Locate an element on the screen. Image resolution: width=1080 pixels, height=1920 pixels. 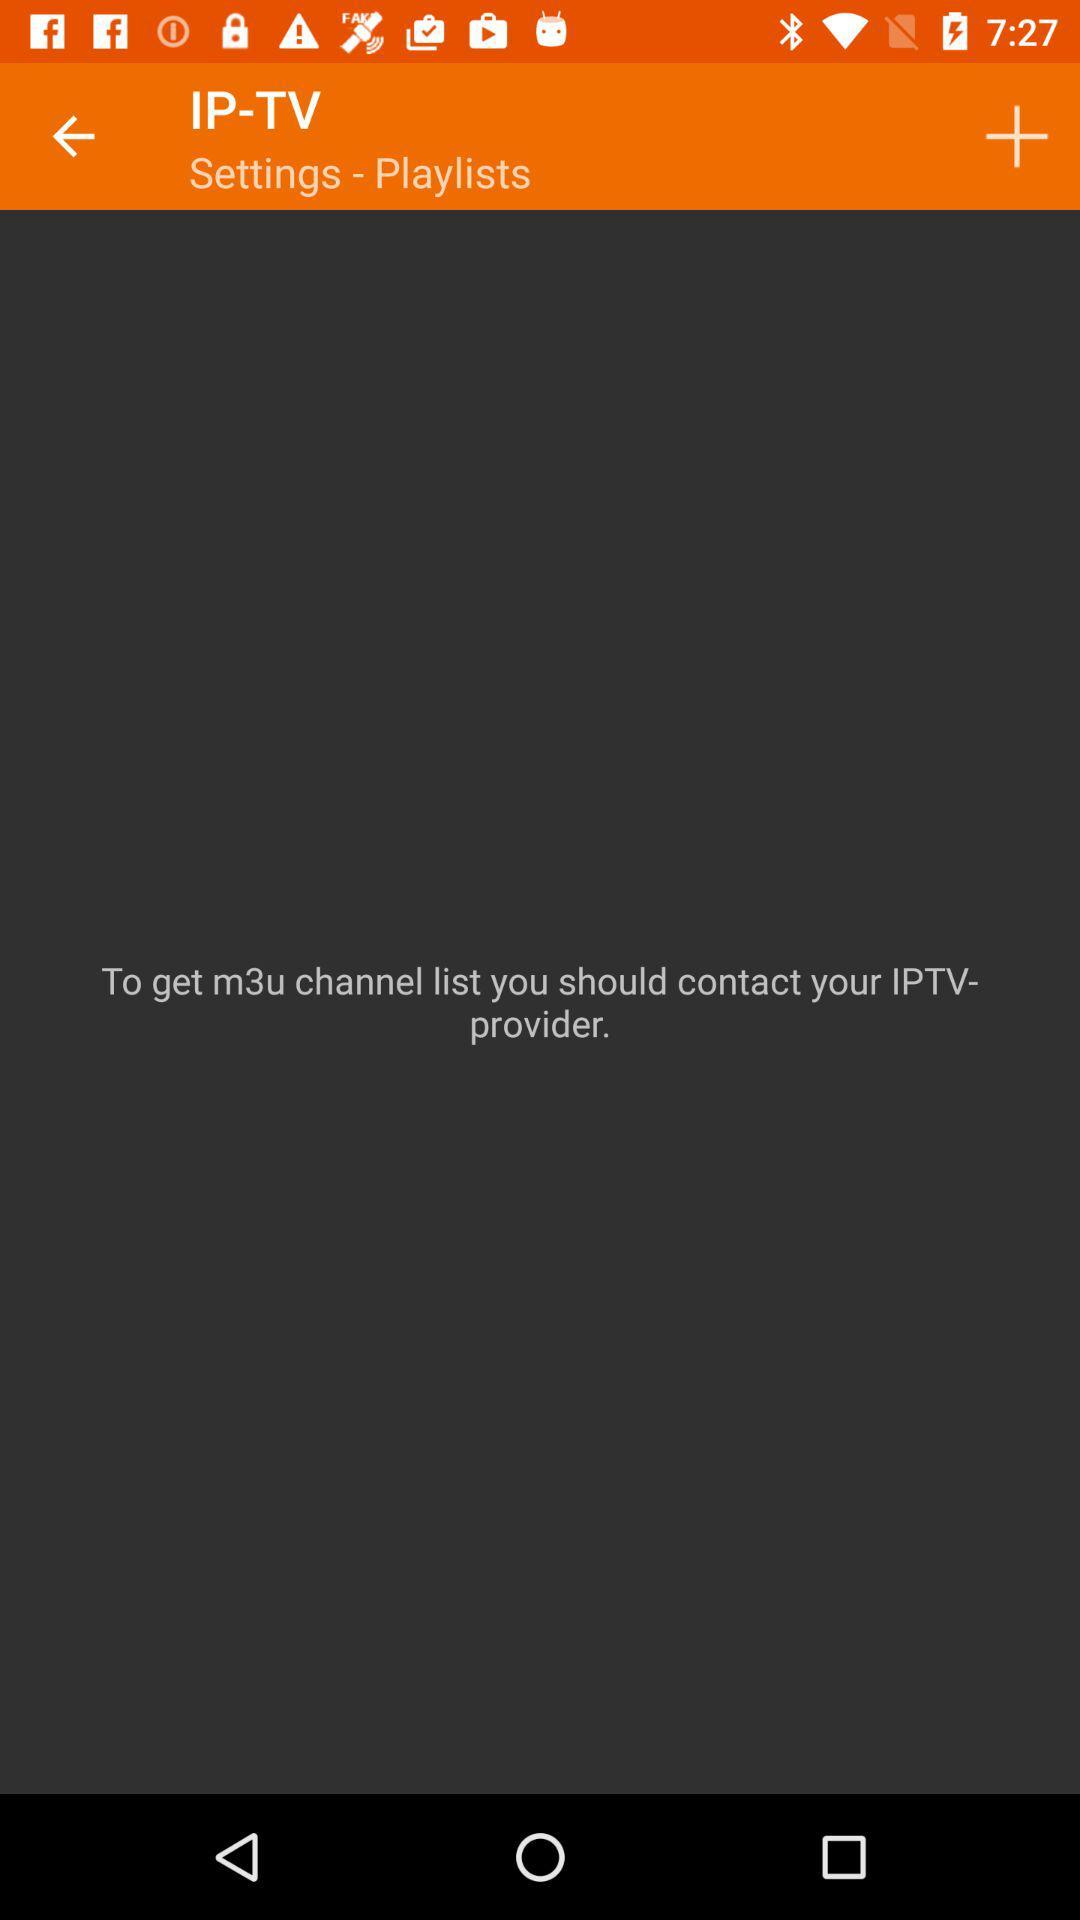
the icon to the left of the ip-tv item is located at coordinates (72, 135).